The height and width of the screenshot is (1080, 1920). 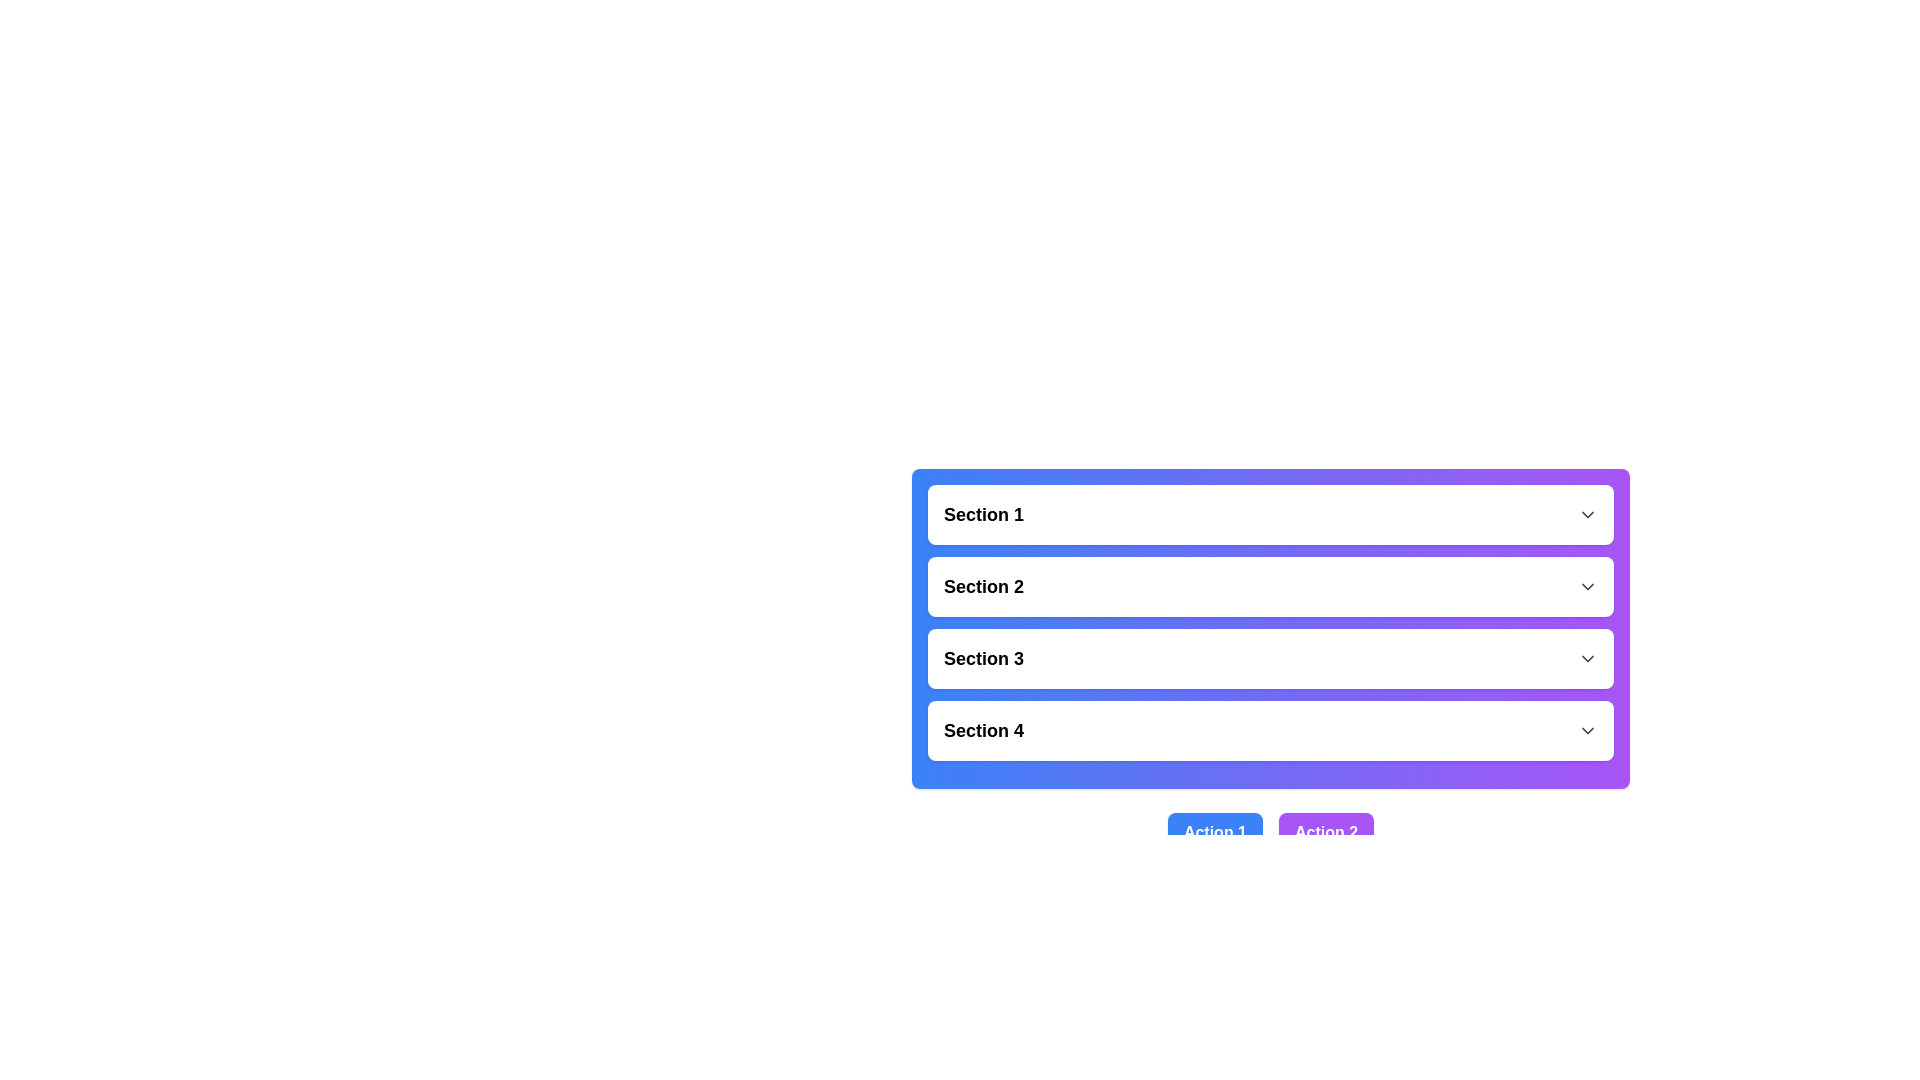 What do you see at coordinates (1214, 833) in the screenshot?
I see `the button labeled 'Action 1'` at bounding box center [1214, 833].